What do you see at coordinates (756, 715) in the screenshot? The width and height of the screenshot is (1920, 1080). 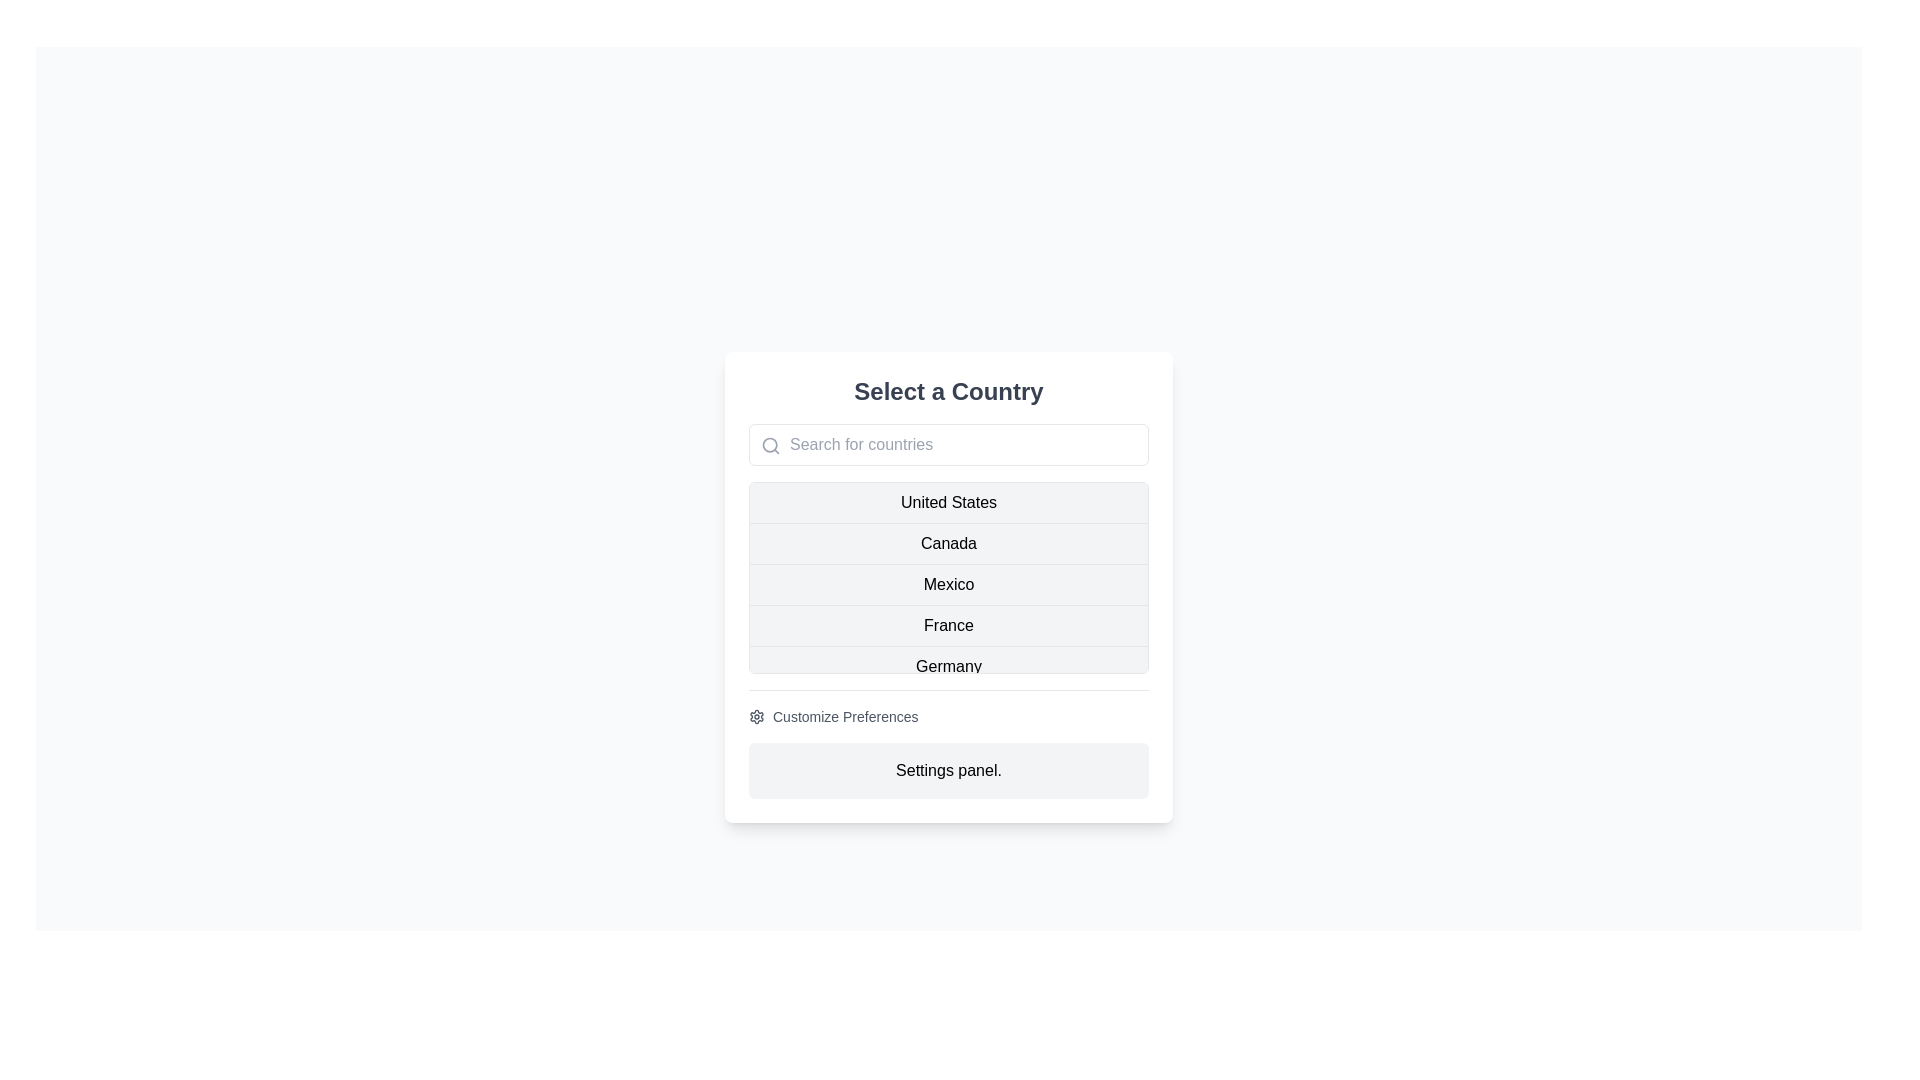 I see `the settings icon located at the bottom left of the selectable country interface` at bounding box center [756, 715].